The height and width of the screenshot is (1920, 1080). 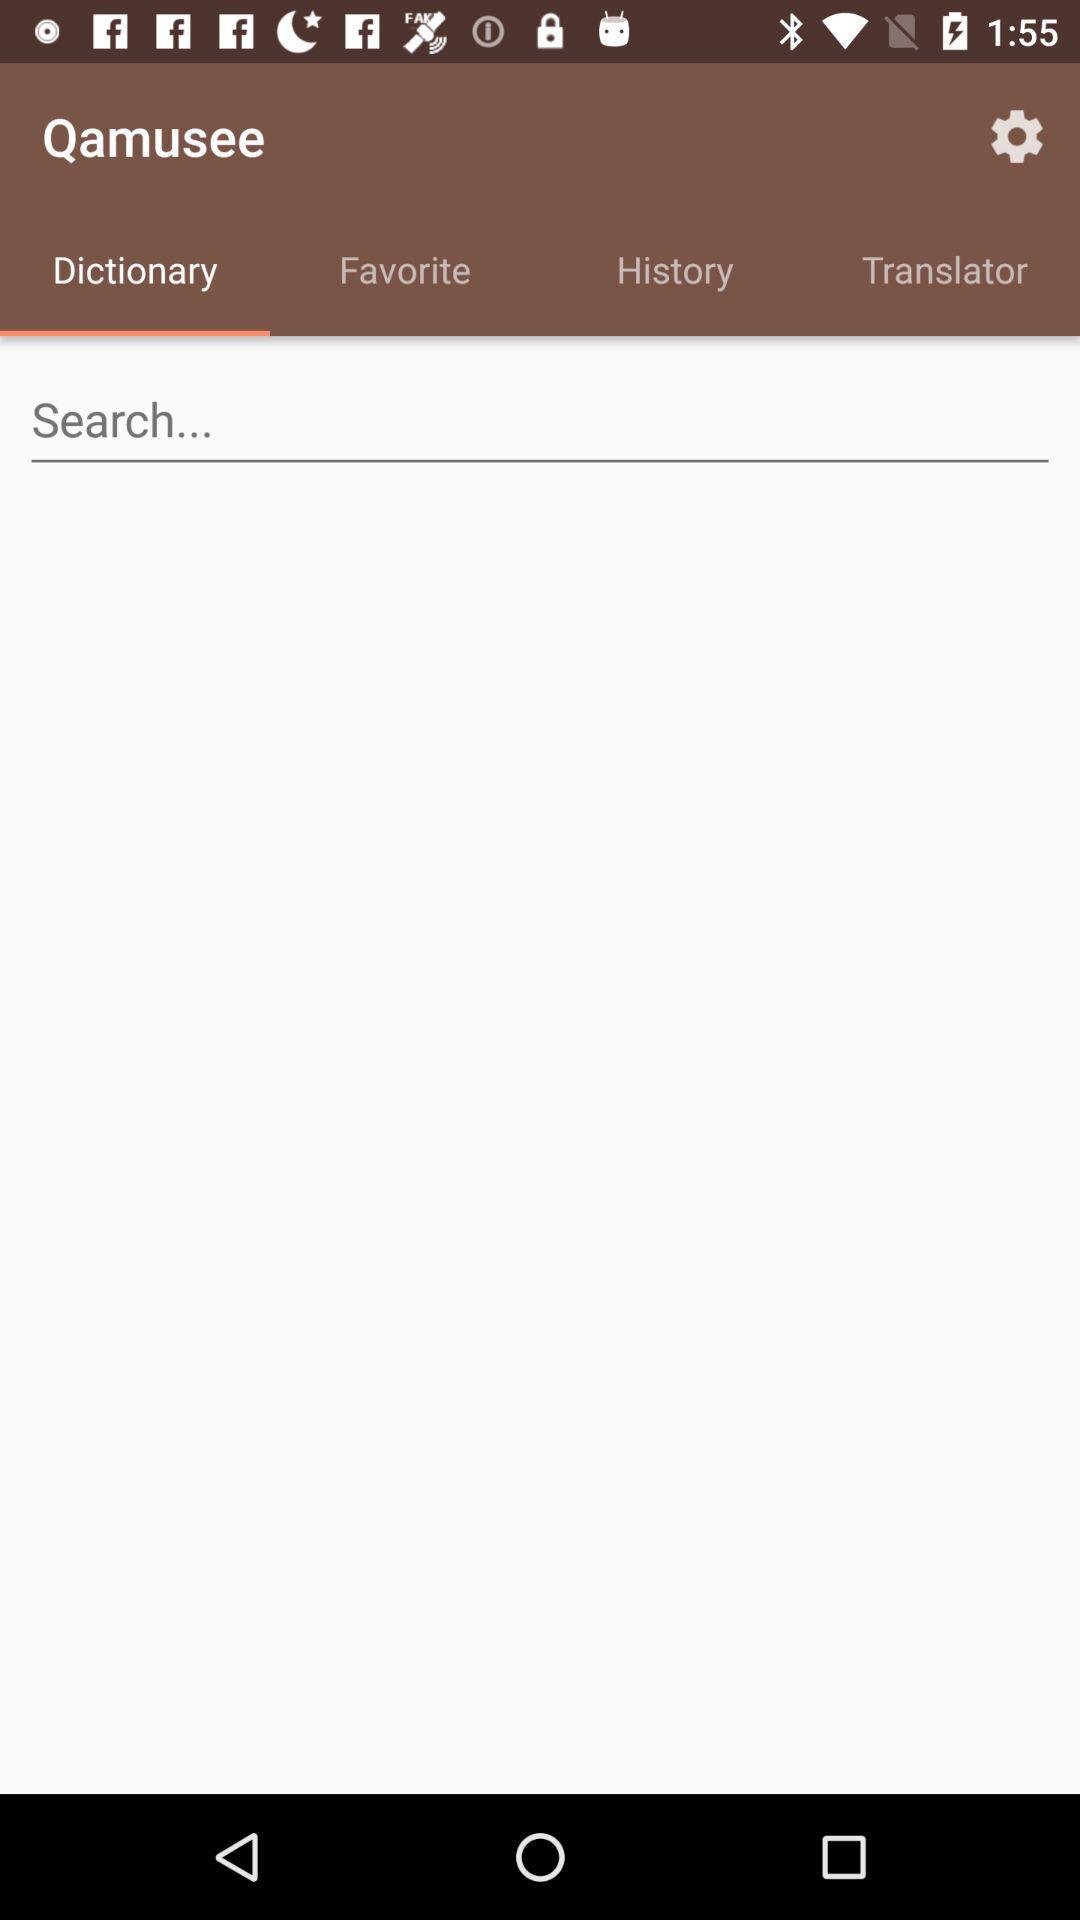 I want to click on the icon to the right of favorite icon, so click(x=675, y=272).